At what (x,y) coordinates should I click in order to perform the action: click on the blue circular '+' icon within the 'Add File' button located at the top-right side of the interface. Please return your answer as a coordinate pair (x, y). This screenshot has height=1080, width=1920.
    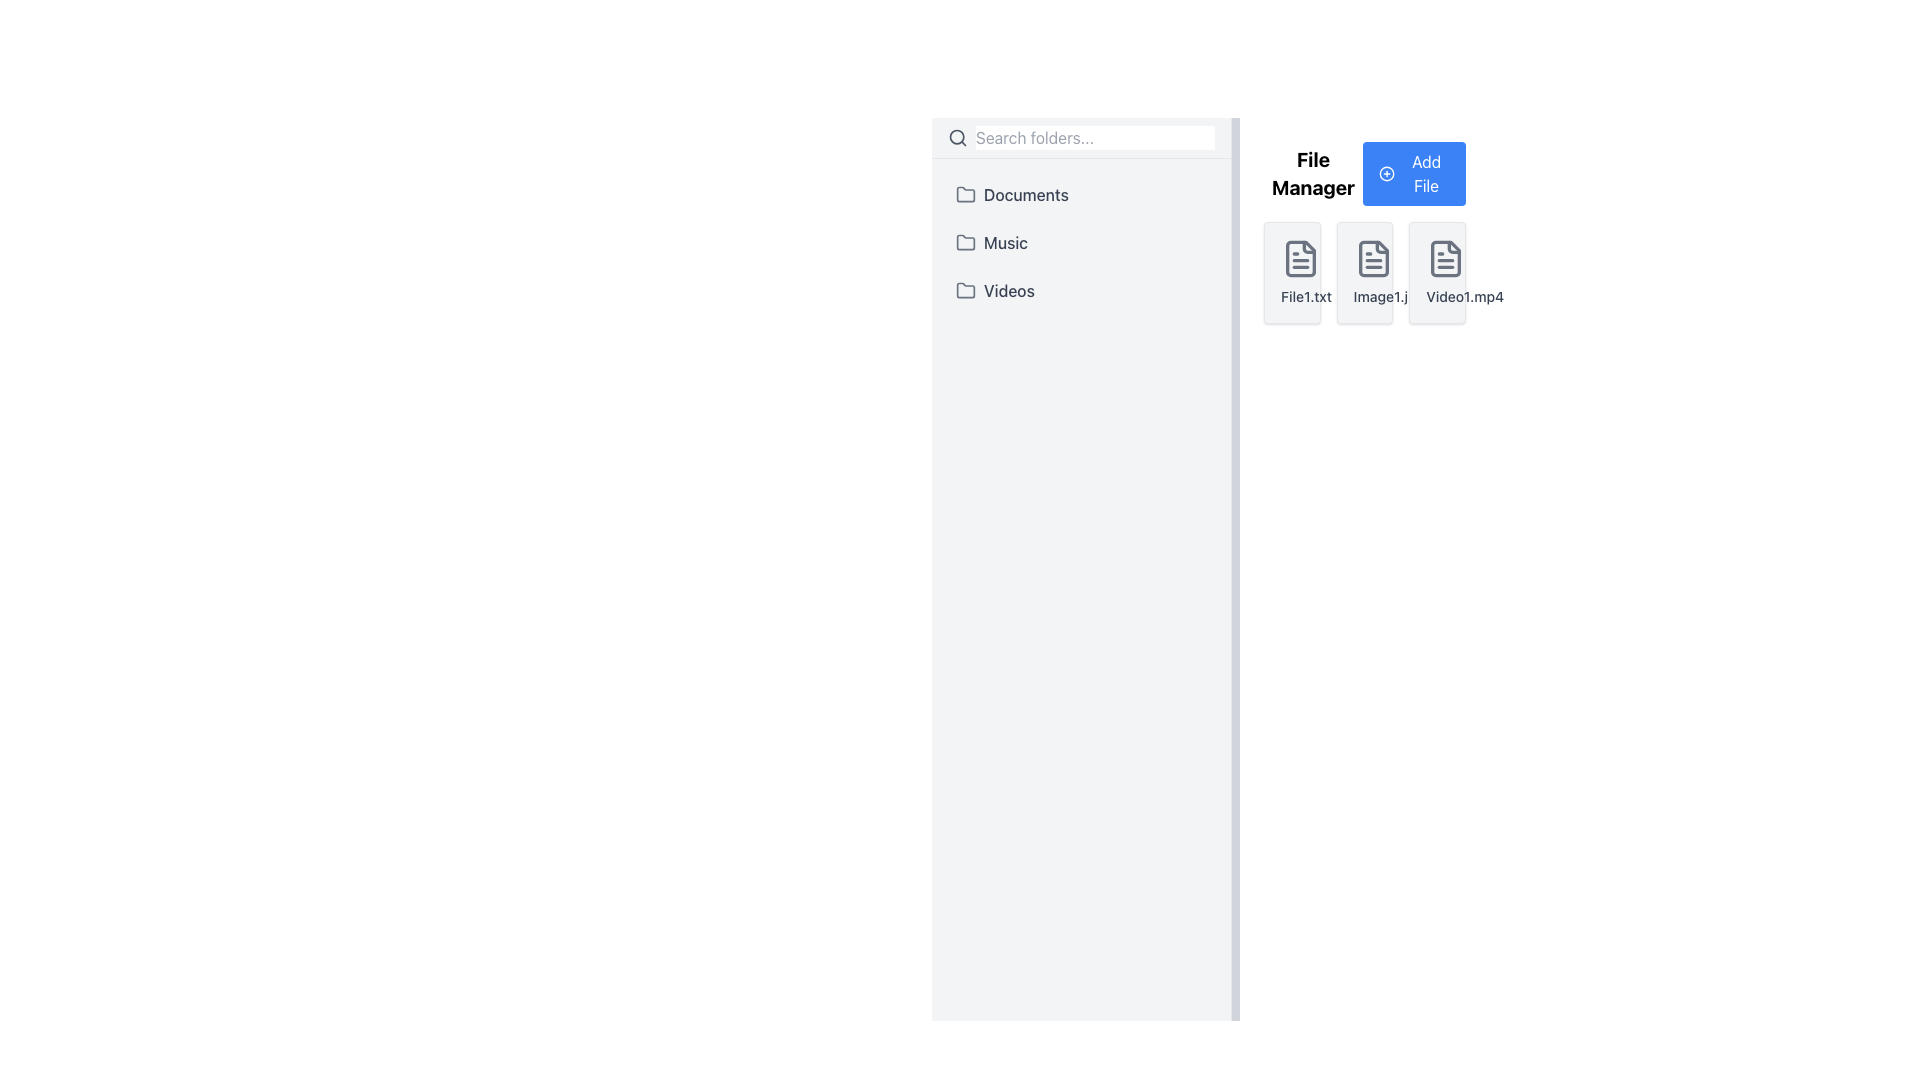
    Looking at the image, I should click on (1386, 172).